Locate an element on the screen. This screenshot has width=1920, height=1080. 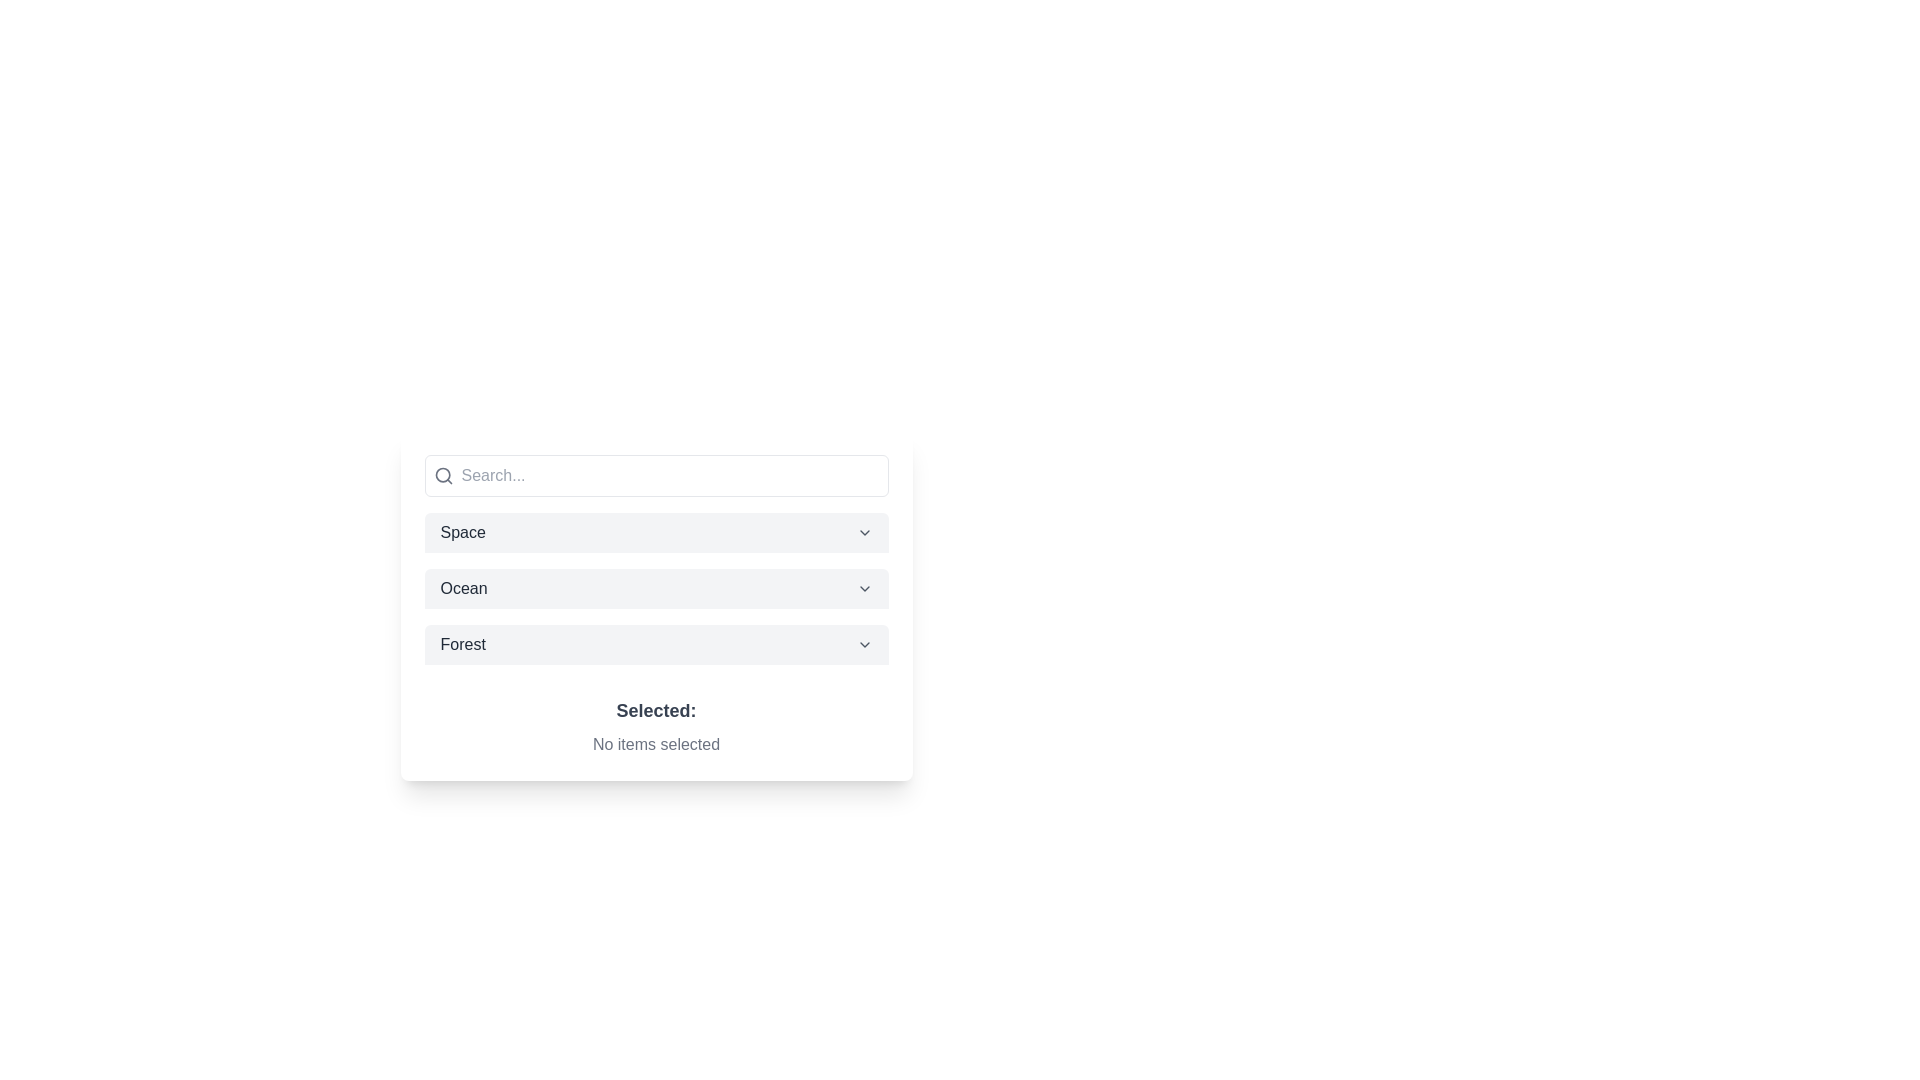
to focus on the Search Input Field located at the top of the list of items labeled 'Space', 'Ocean', and 'Forest' is located at coordinates (656, 475).